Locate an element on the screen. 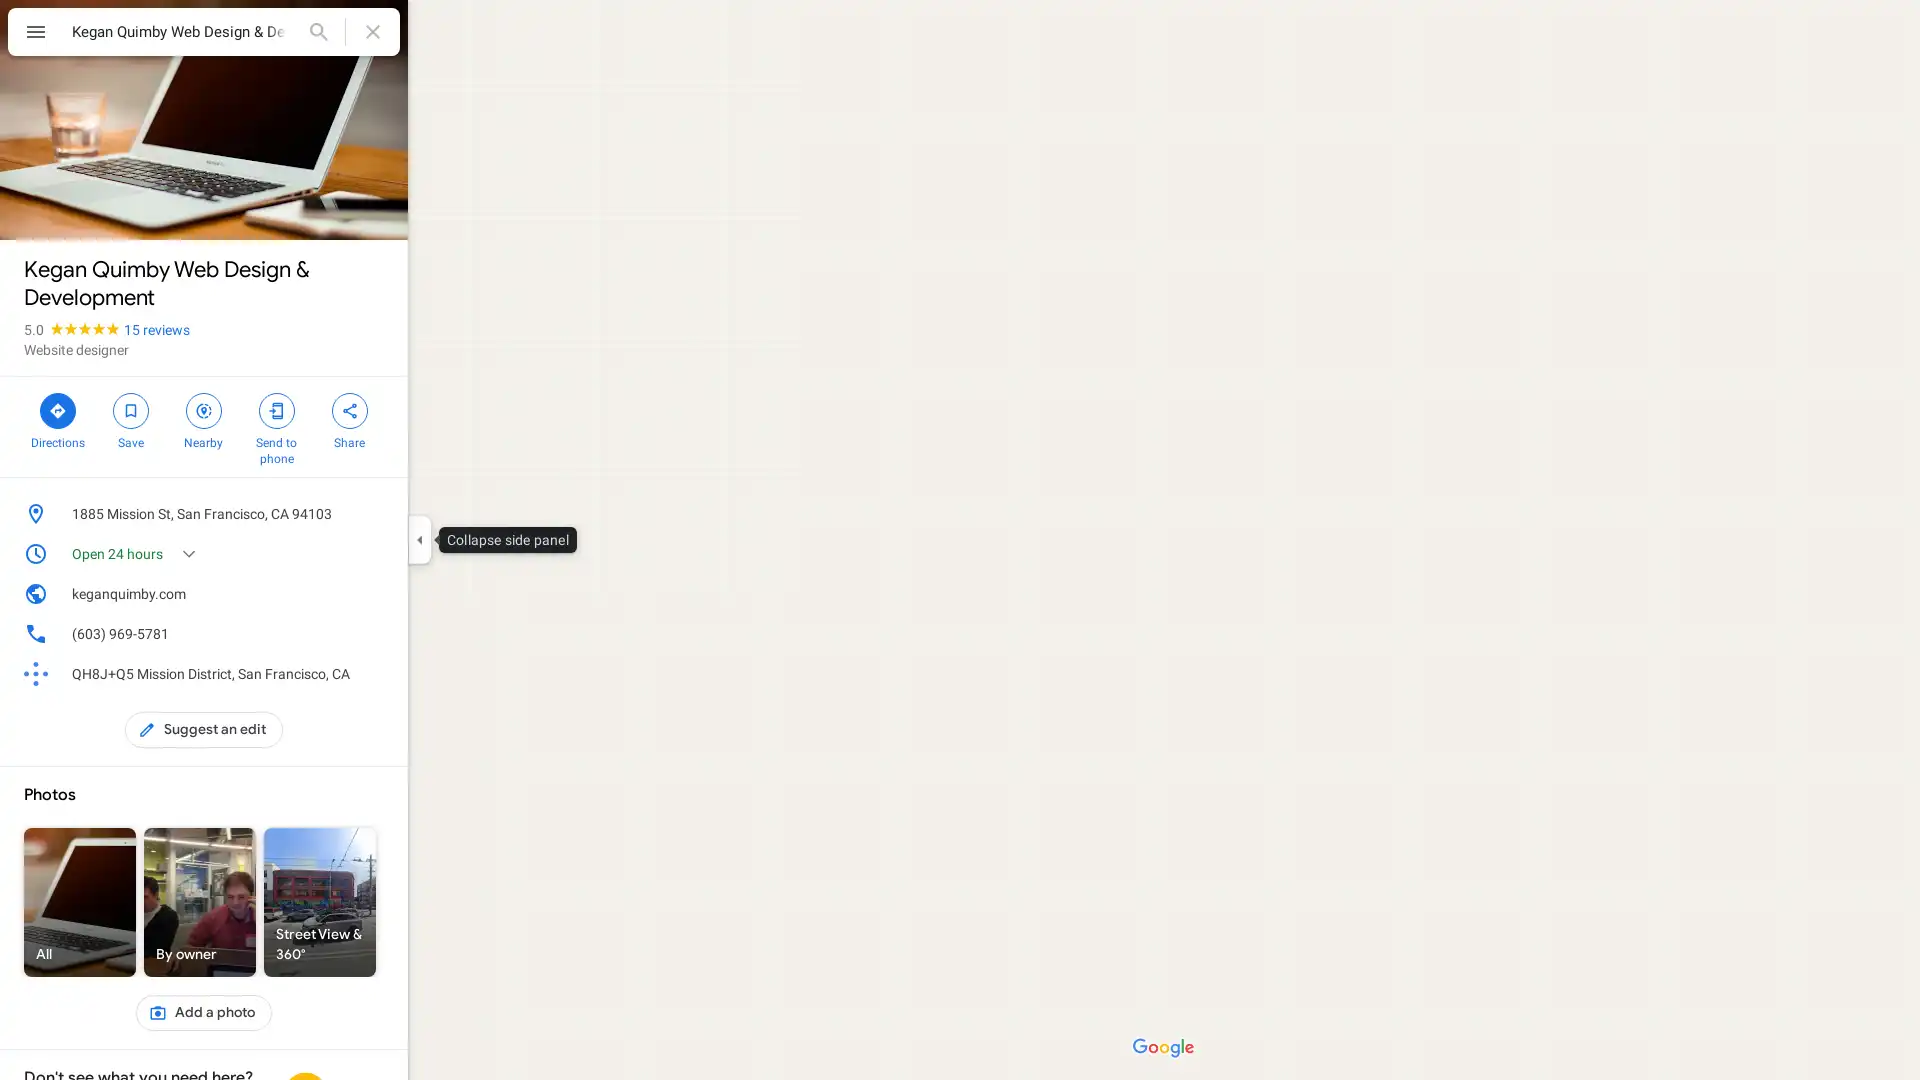 Image resolution: width=1920 pixels, height=1080 pixels. Street View & 360 is located at coordinates (320, 902).